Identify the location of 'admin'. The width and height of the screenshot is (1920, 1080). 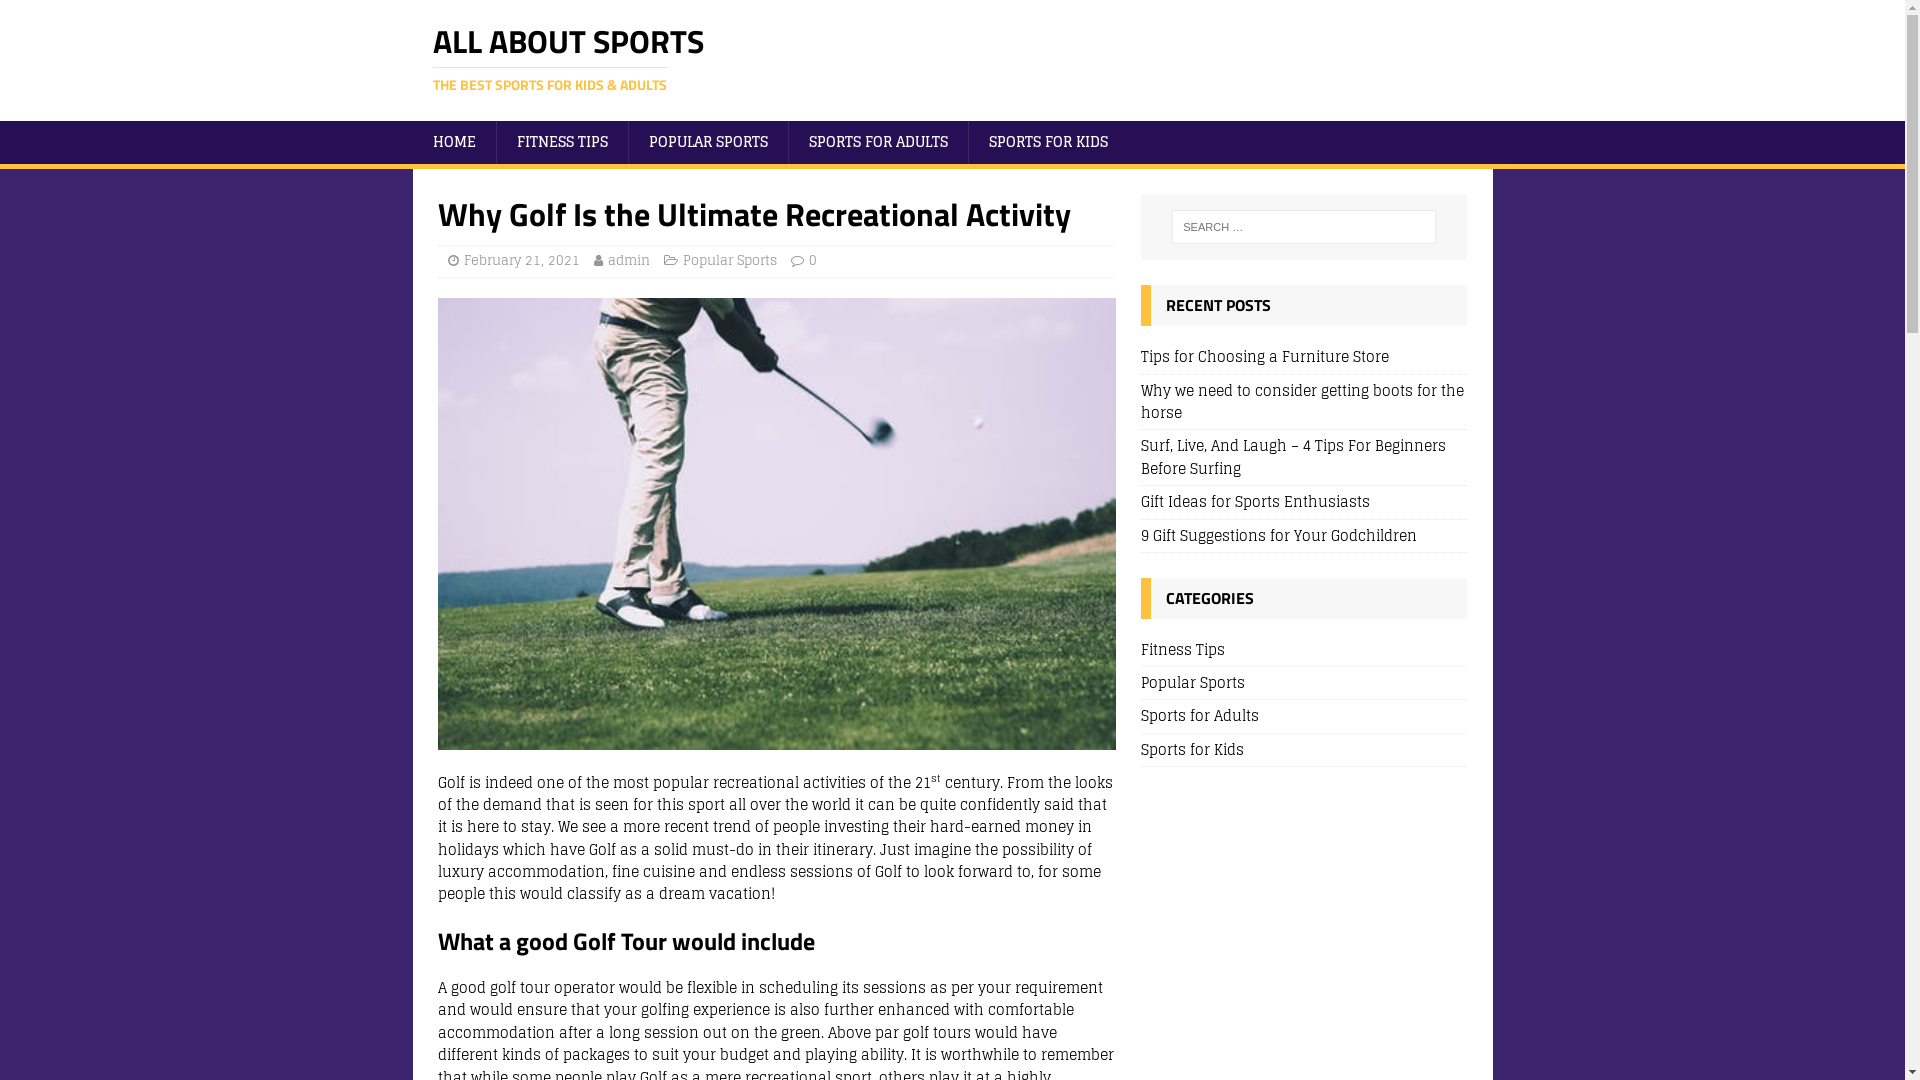
(627, 259).